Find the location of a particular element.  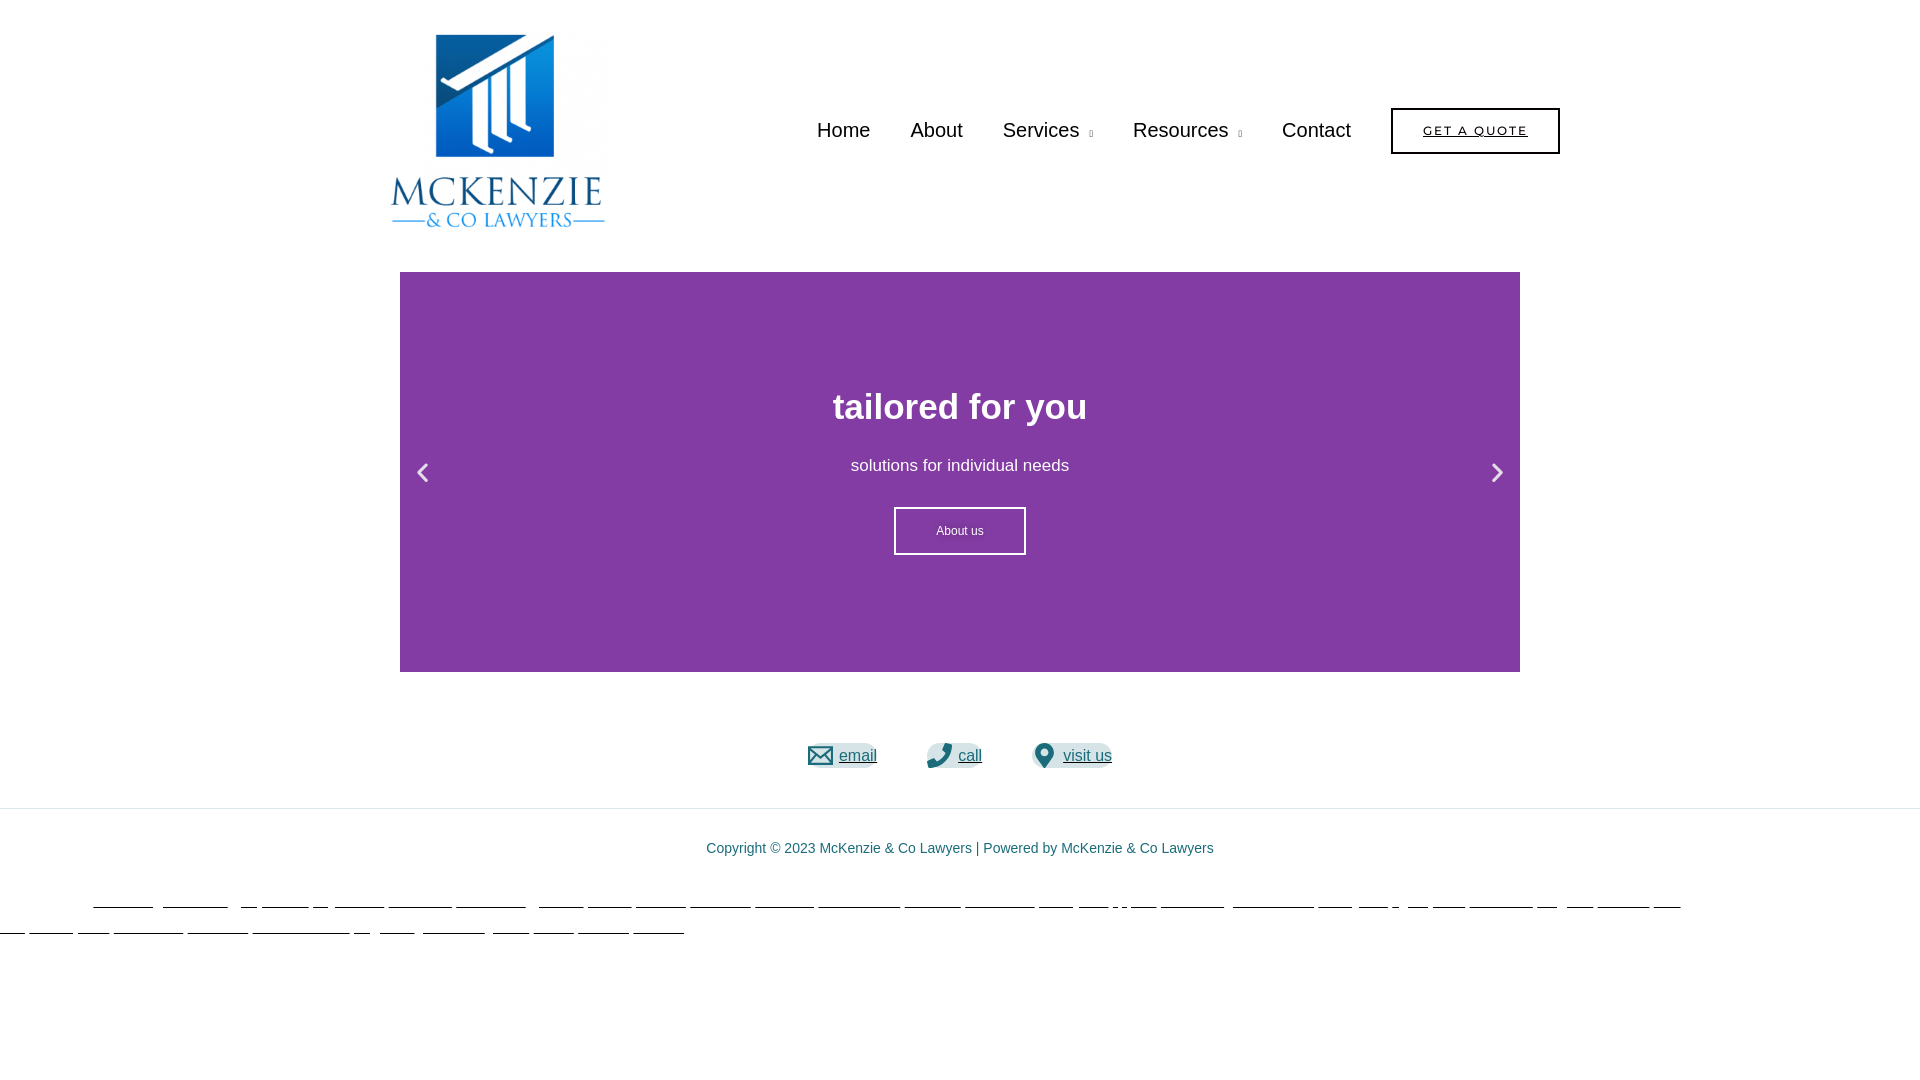

'About us' is located at coordinates (958, 530).